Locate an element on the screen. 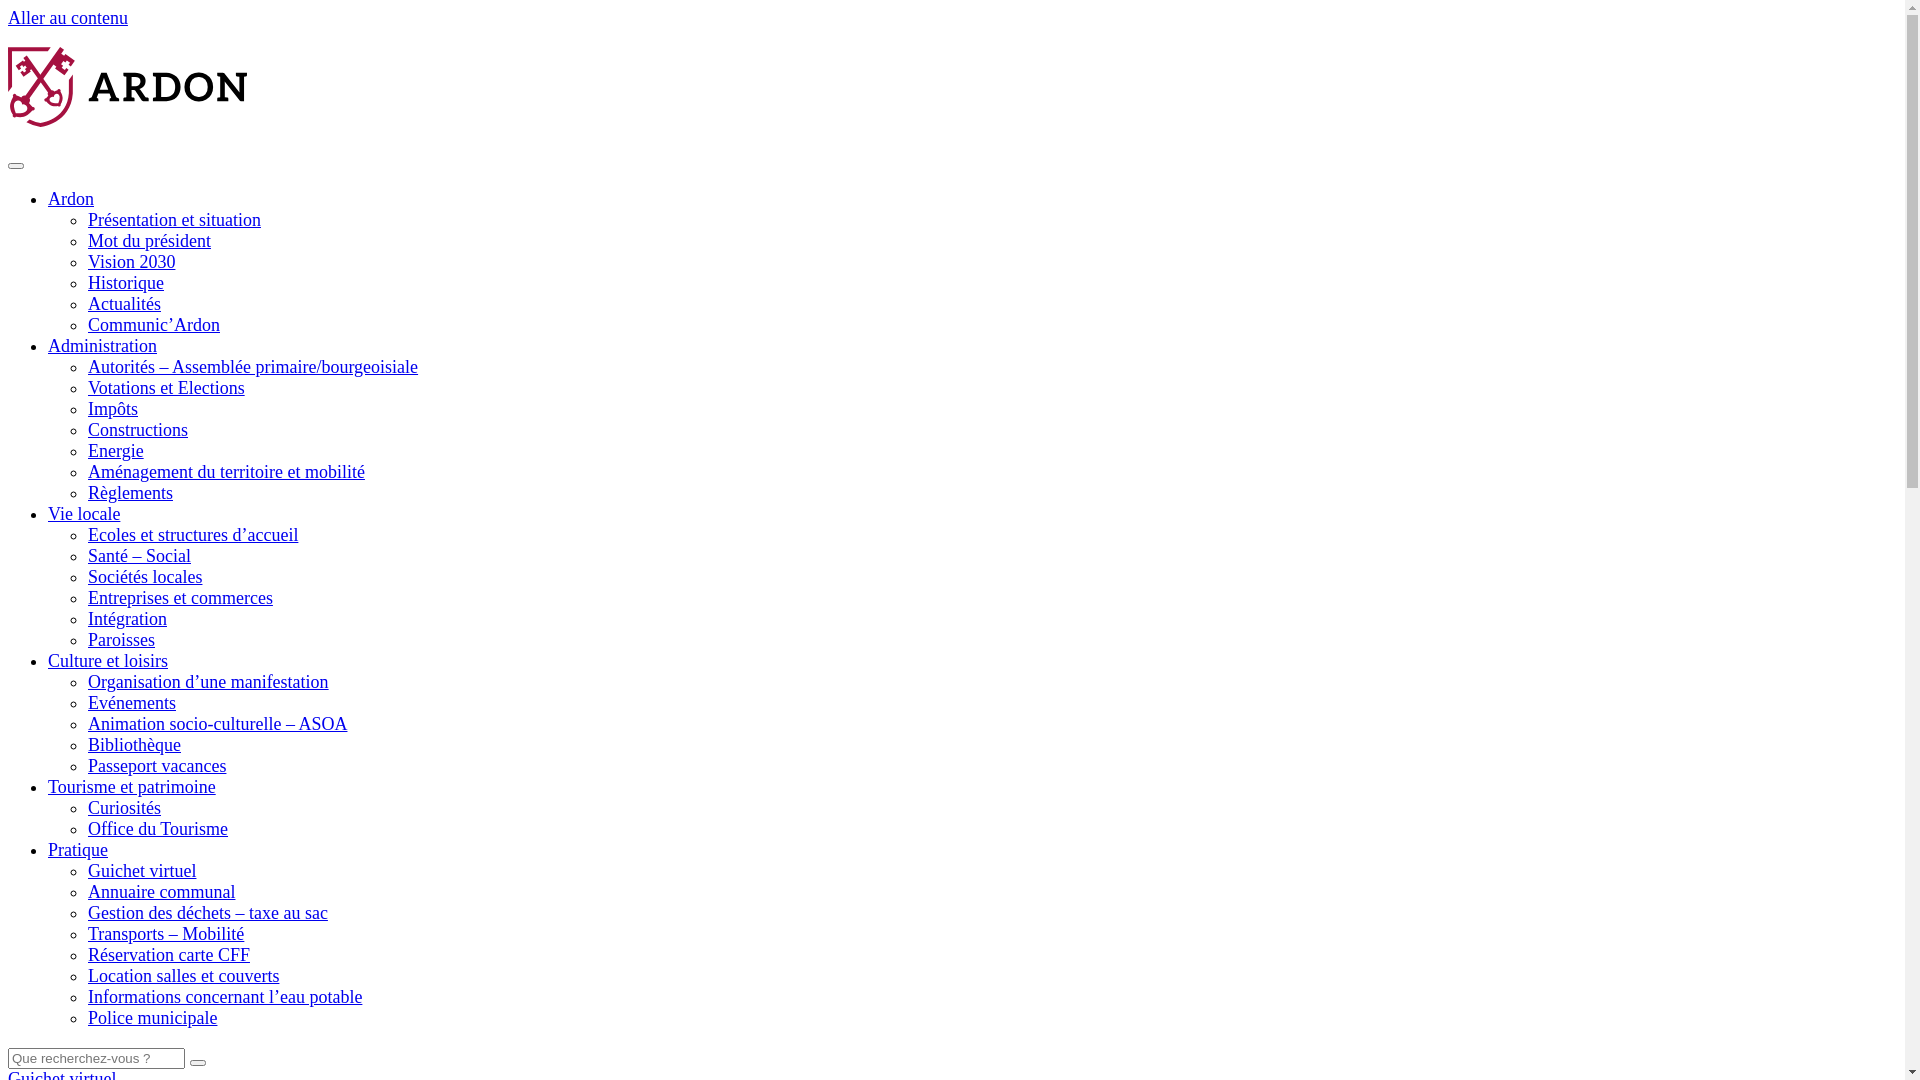  'Office du Tourisme' is located at coordinates (157, 829).